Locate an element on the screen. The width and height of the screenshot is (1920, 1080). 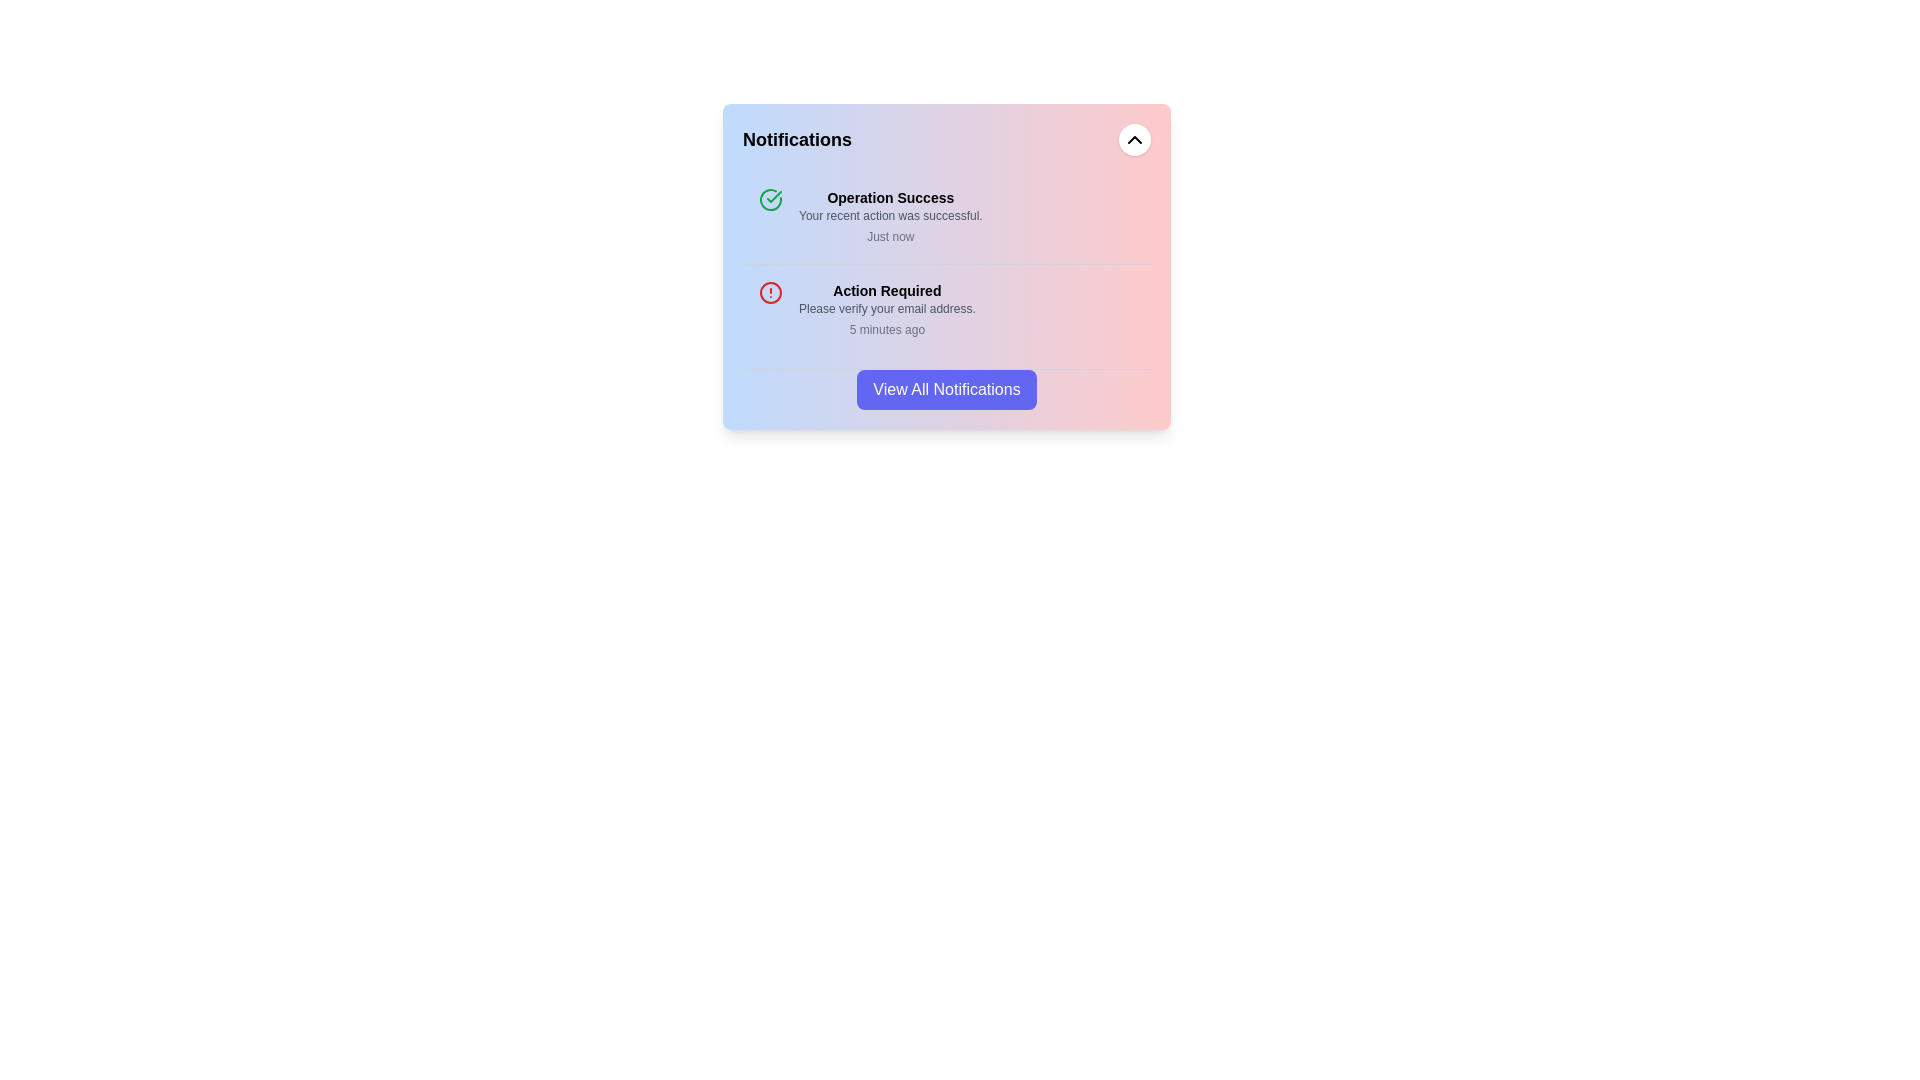
the first notification card displaying a green checkmark icon and the text 'Operation Success' in a vertically stacked list of notifications is located at coordinates (945, 218).